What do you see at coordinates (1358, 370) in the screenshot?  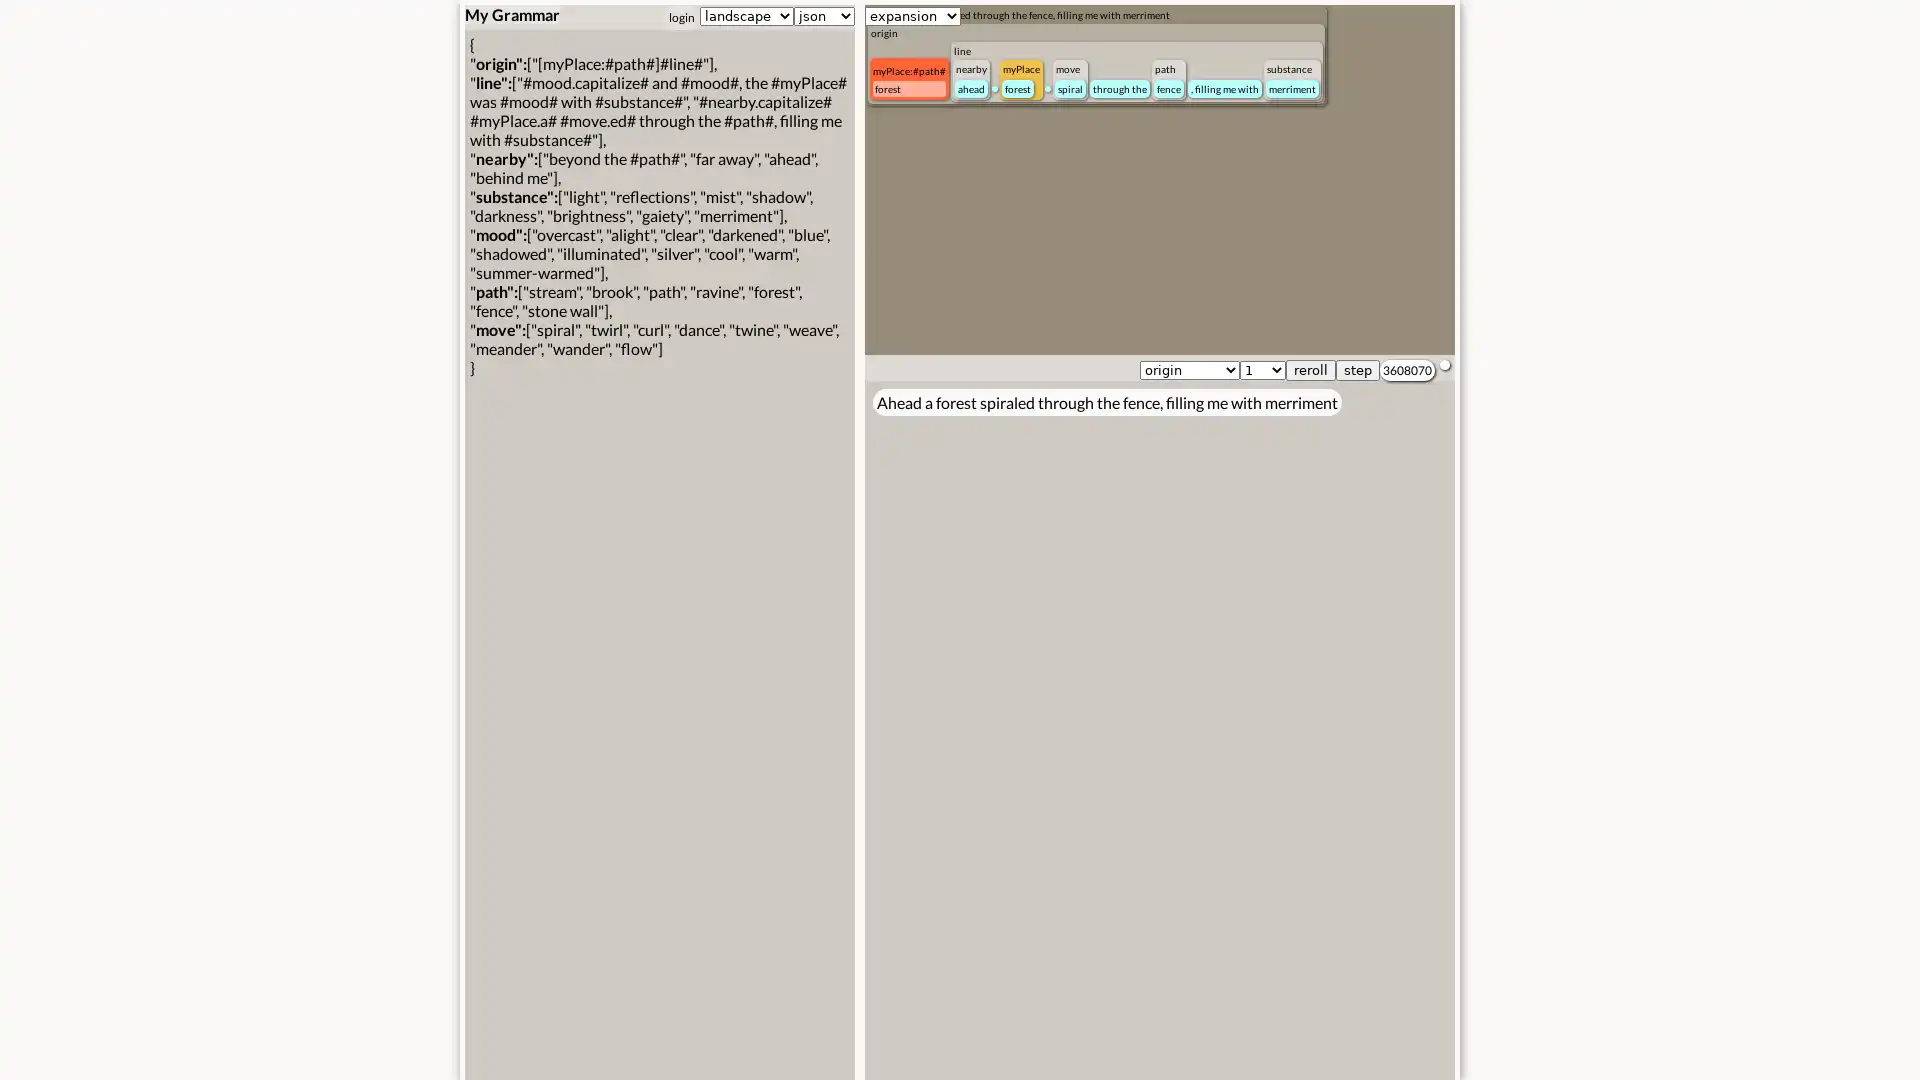 I see `step` at bounding box center [1358, 370].